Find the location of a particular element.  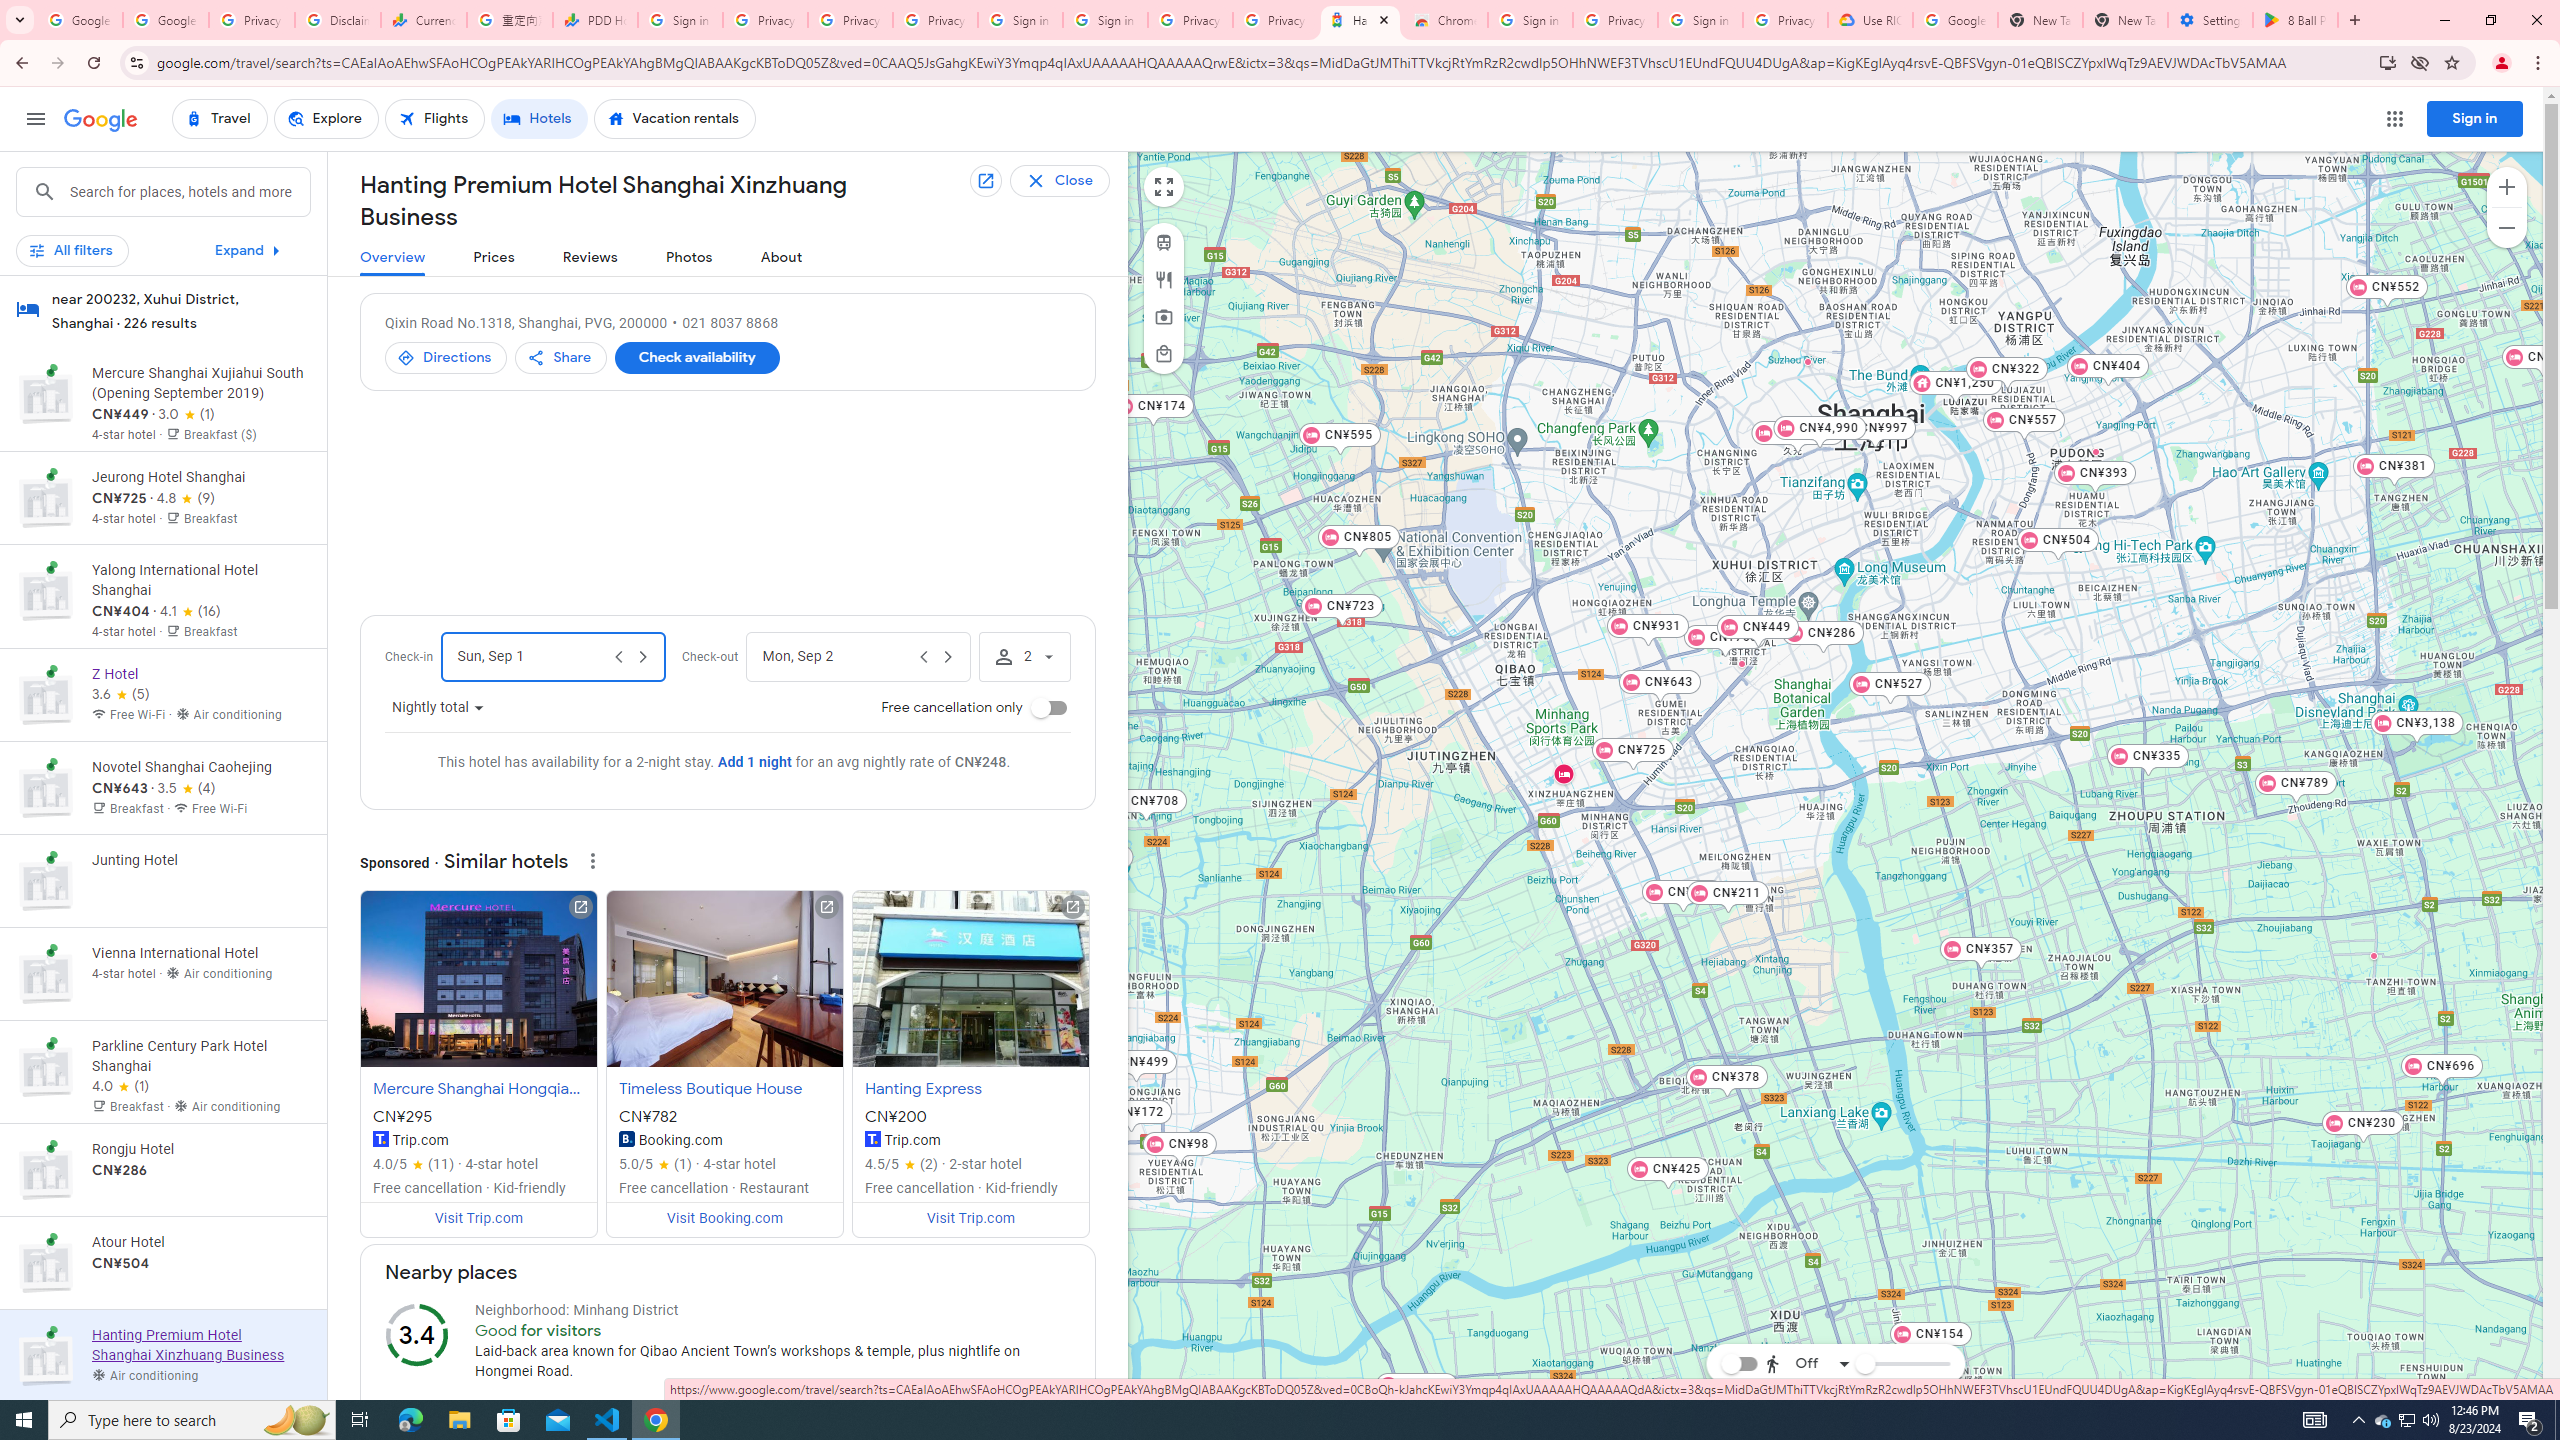

'View prices for Parkline Century Park Hotel Shanghai' is located at coordinates (199, 1145).